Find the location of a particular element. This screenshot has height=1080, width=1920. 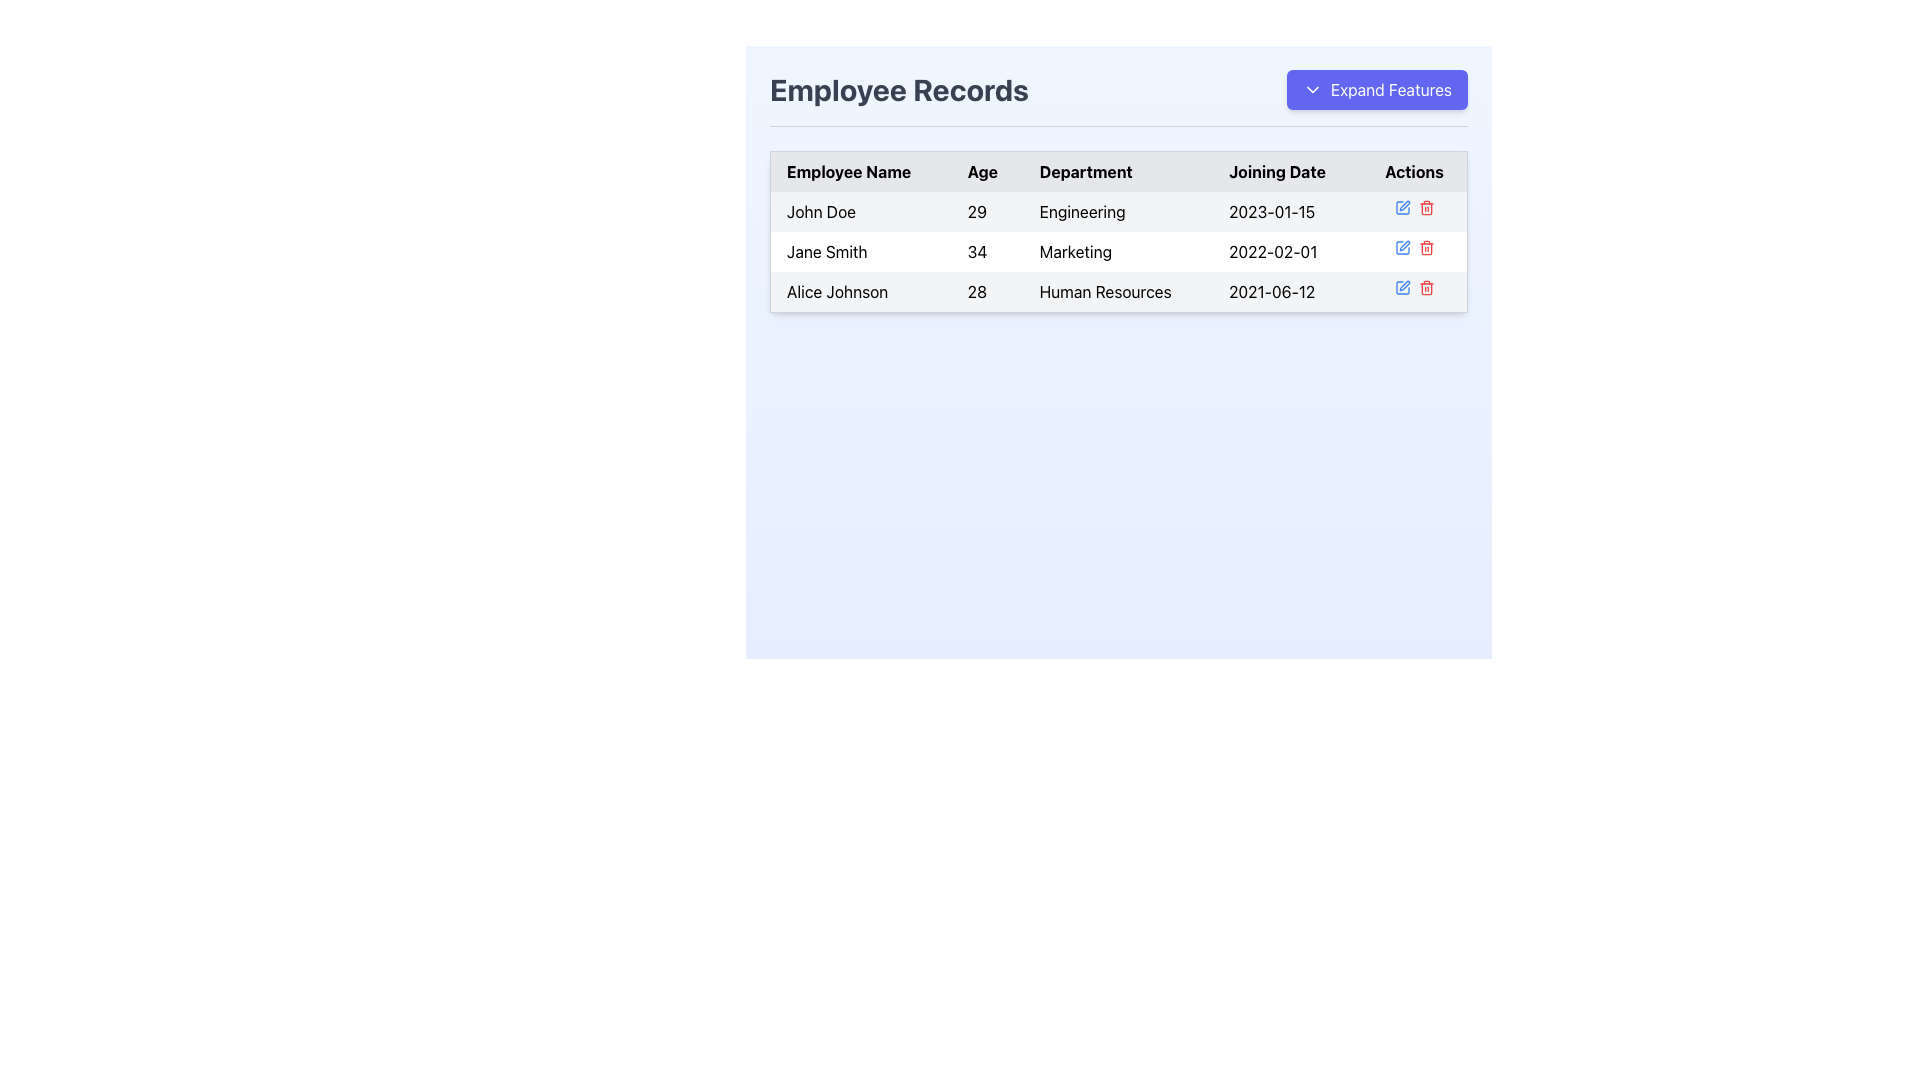

the delete icon in the 'Actions' column of the last row of the table is located at coordinates (1425, 288).